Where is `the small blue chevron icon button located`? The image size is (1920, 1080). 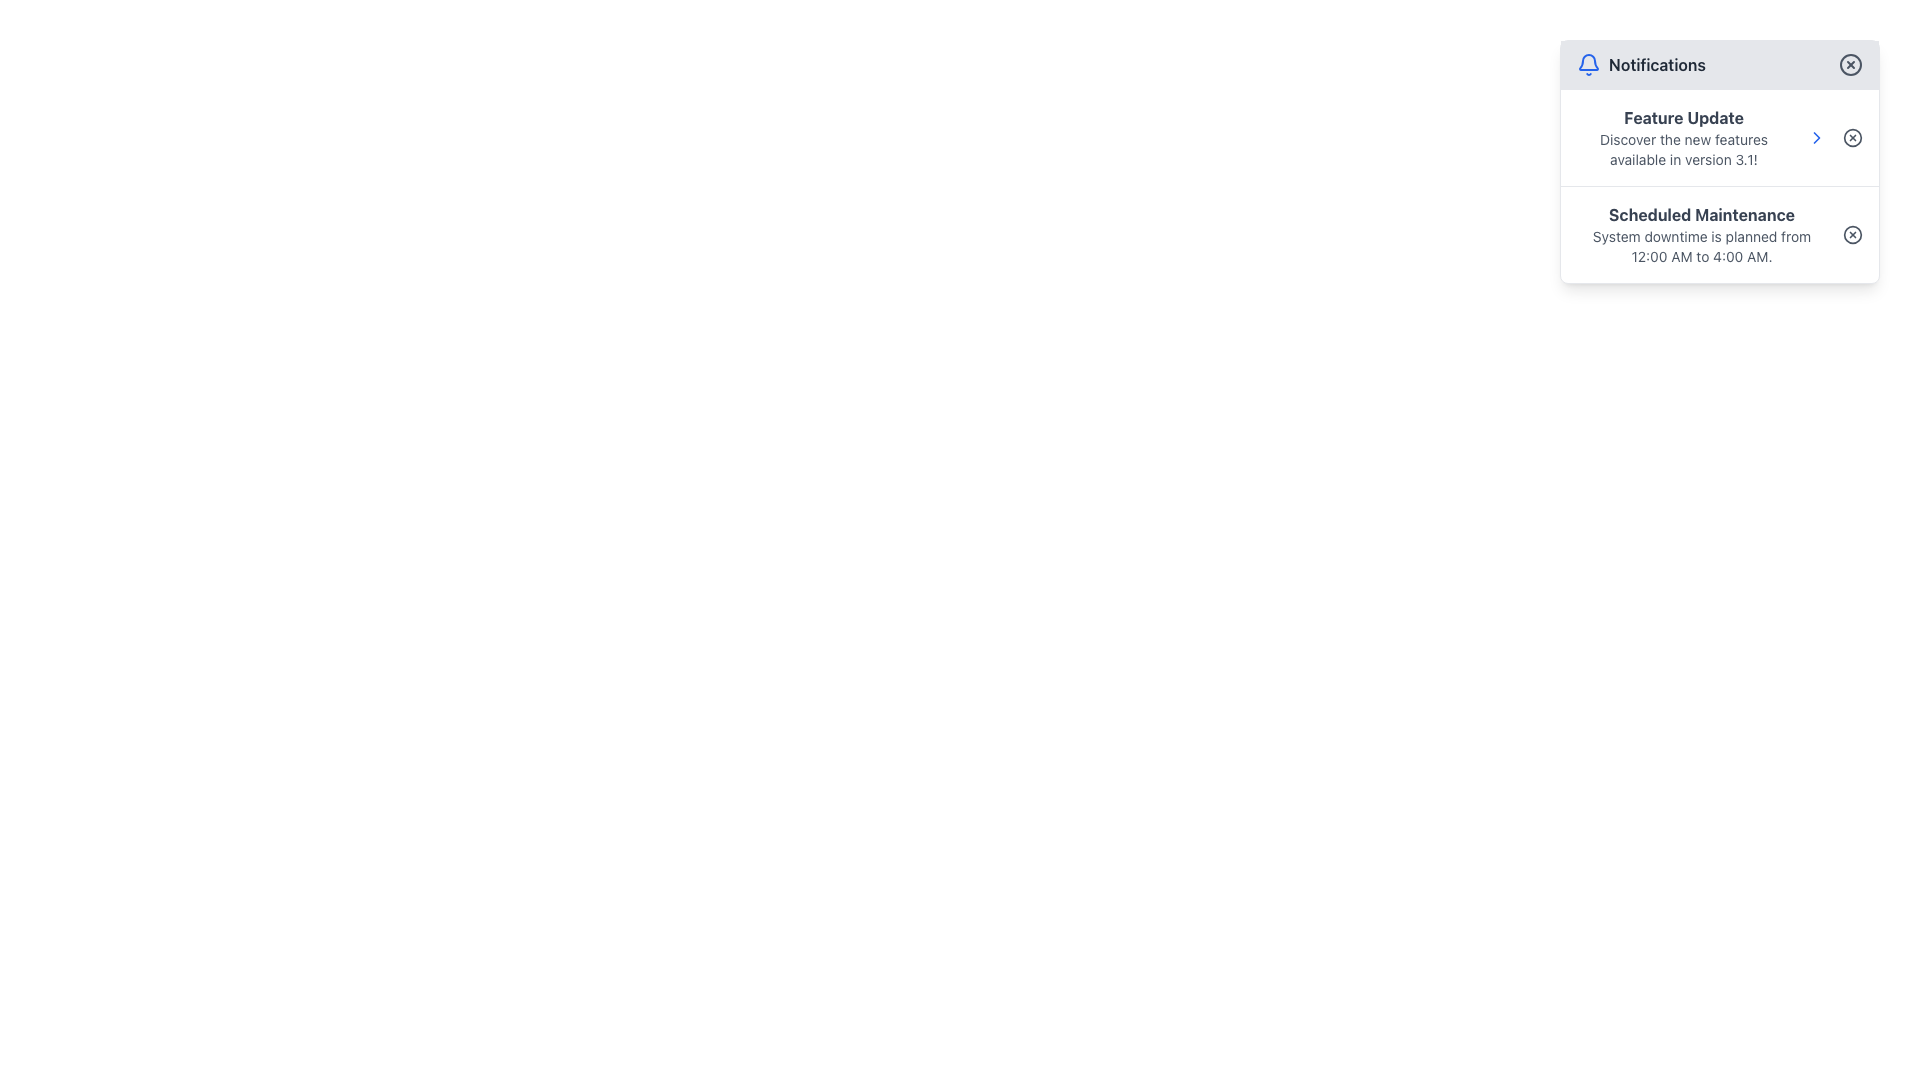 the small blue chevron icon button located is located at coordinates (1817, 137).